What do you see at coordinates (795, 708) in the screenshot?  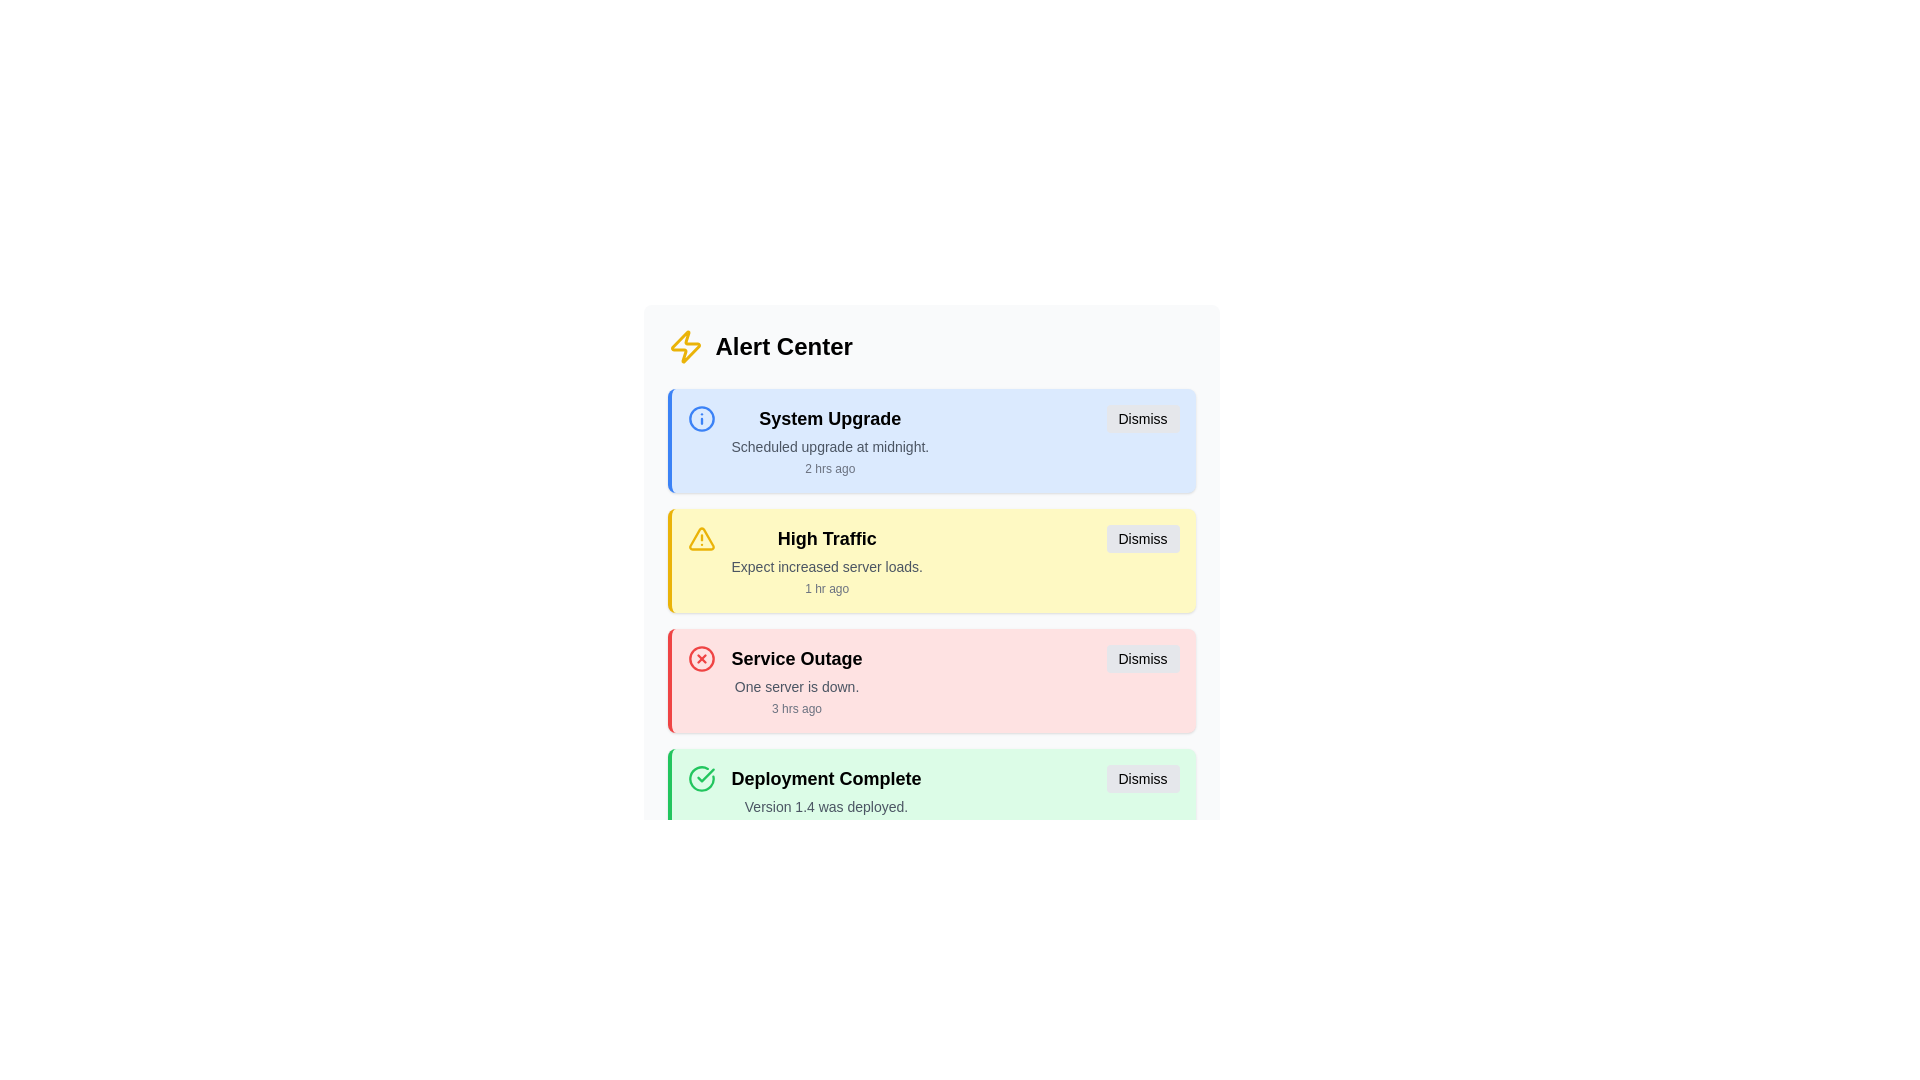 I see `time information displayed in the small text label that shows '3 hrs ago' located in the bottom-right area of the 'Service Outage' alert box, below the message 'One server is down.'` at bounding box center [795, 708].